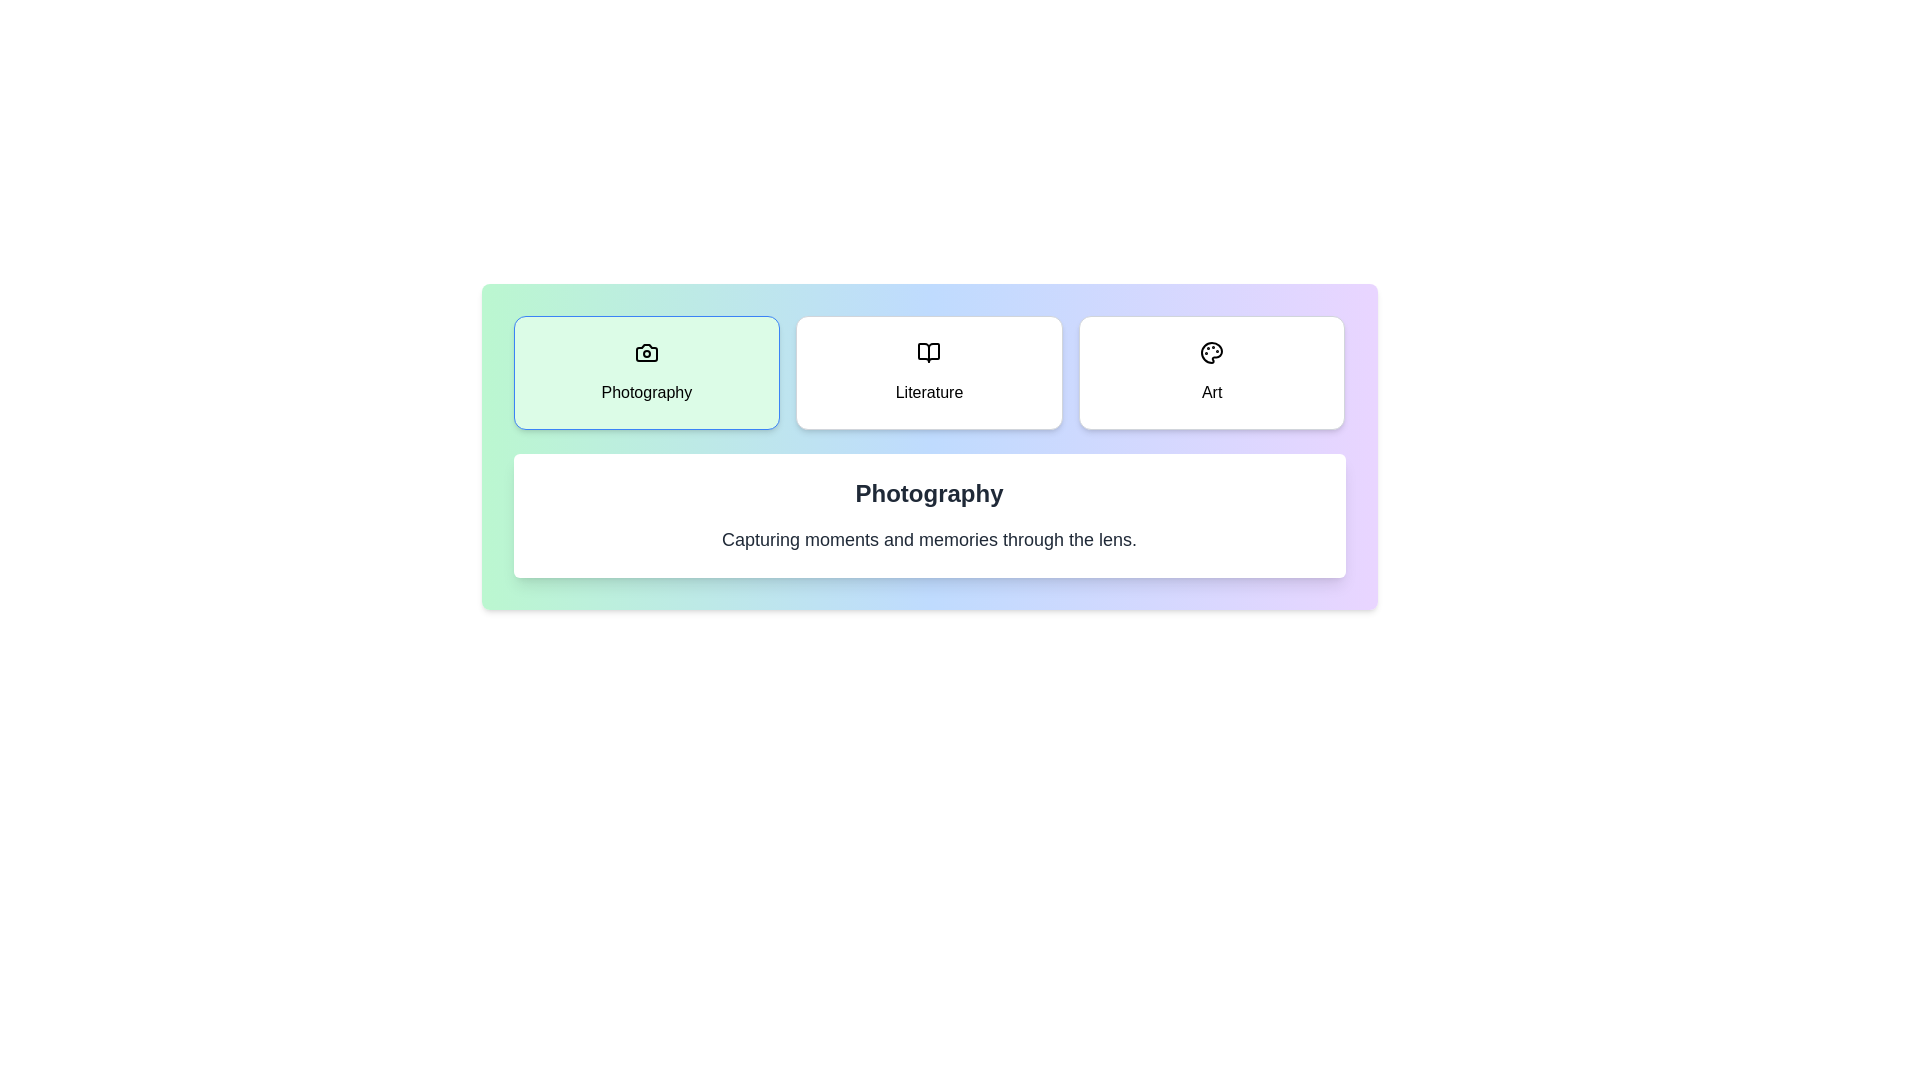 This screenshot has height=1080, width=1920. Describe the element at coordinates (928, 352) in the screenshot. I see `the literature or books category icon located in the center card of the top row of three cards within the main content area` at that location.